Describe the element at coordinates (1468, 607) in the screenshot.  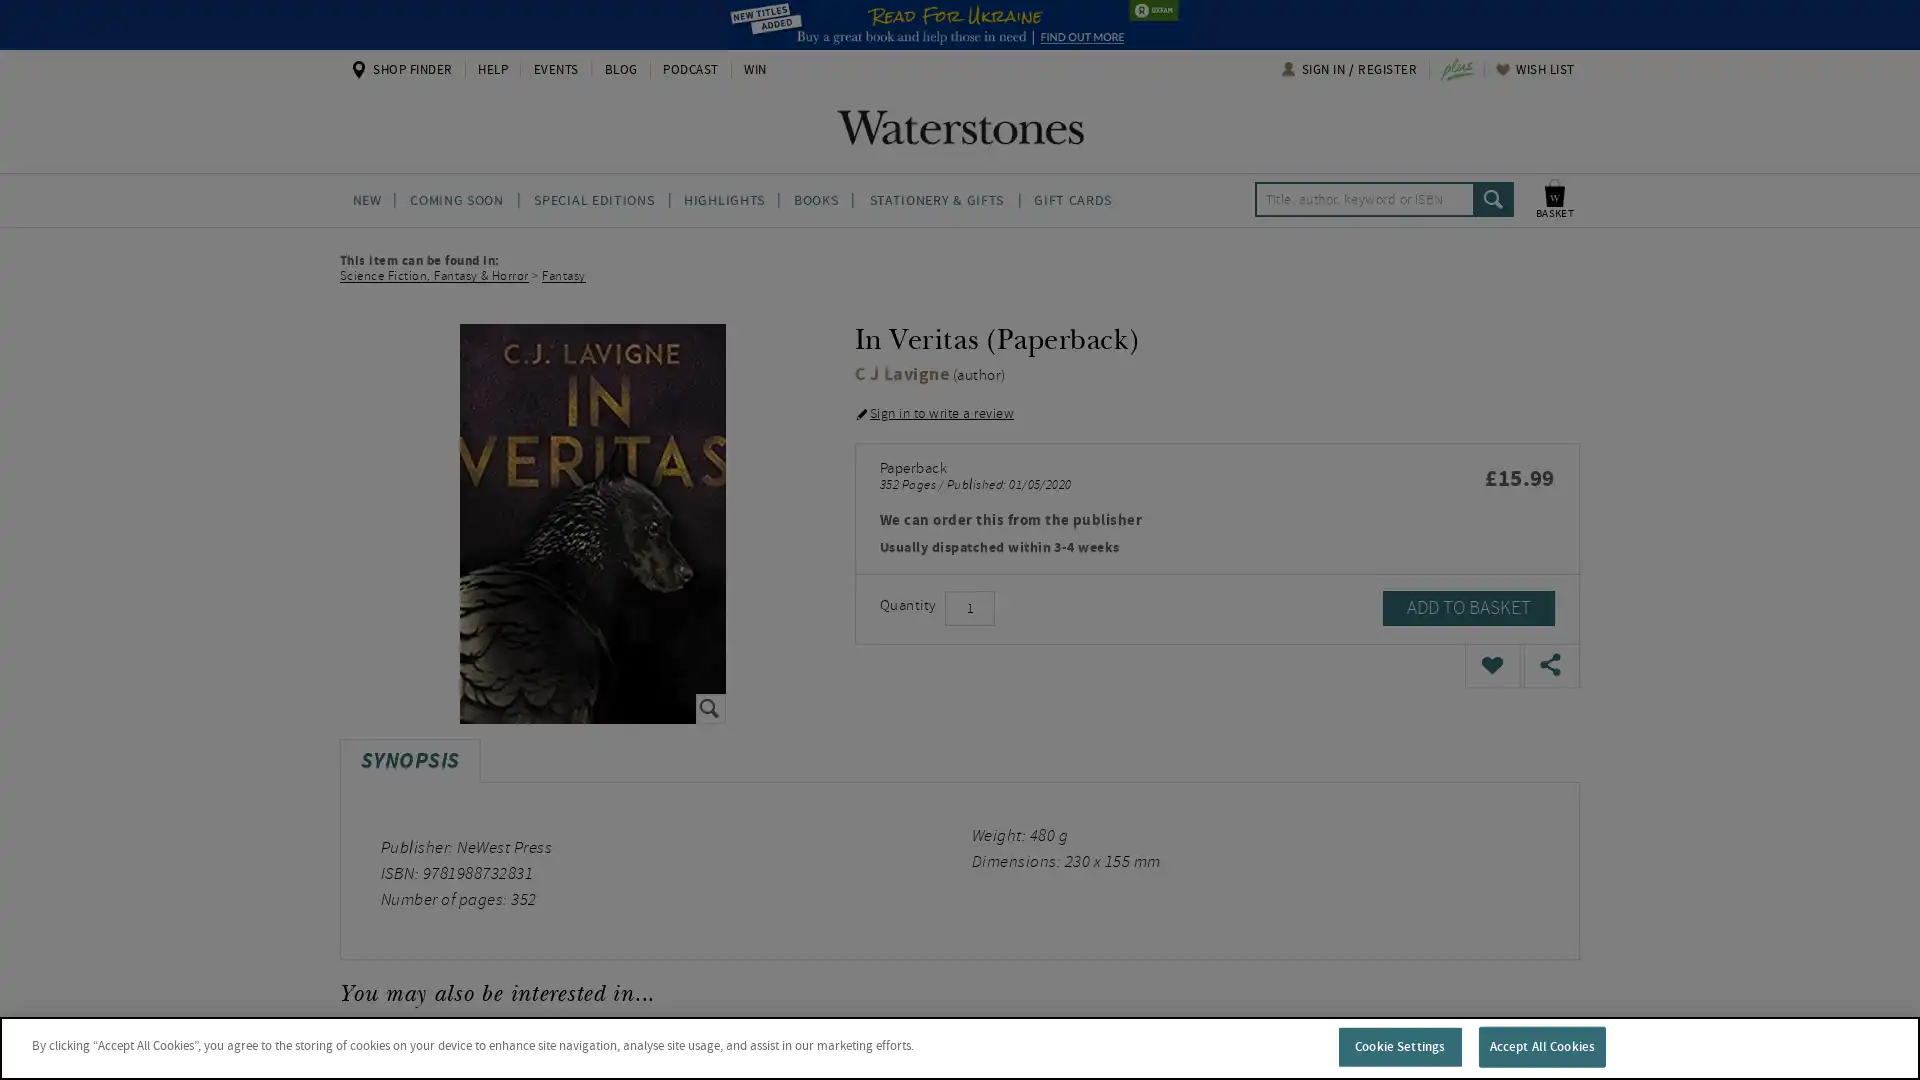
I see `ADD TO BASKET` at that location.